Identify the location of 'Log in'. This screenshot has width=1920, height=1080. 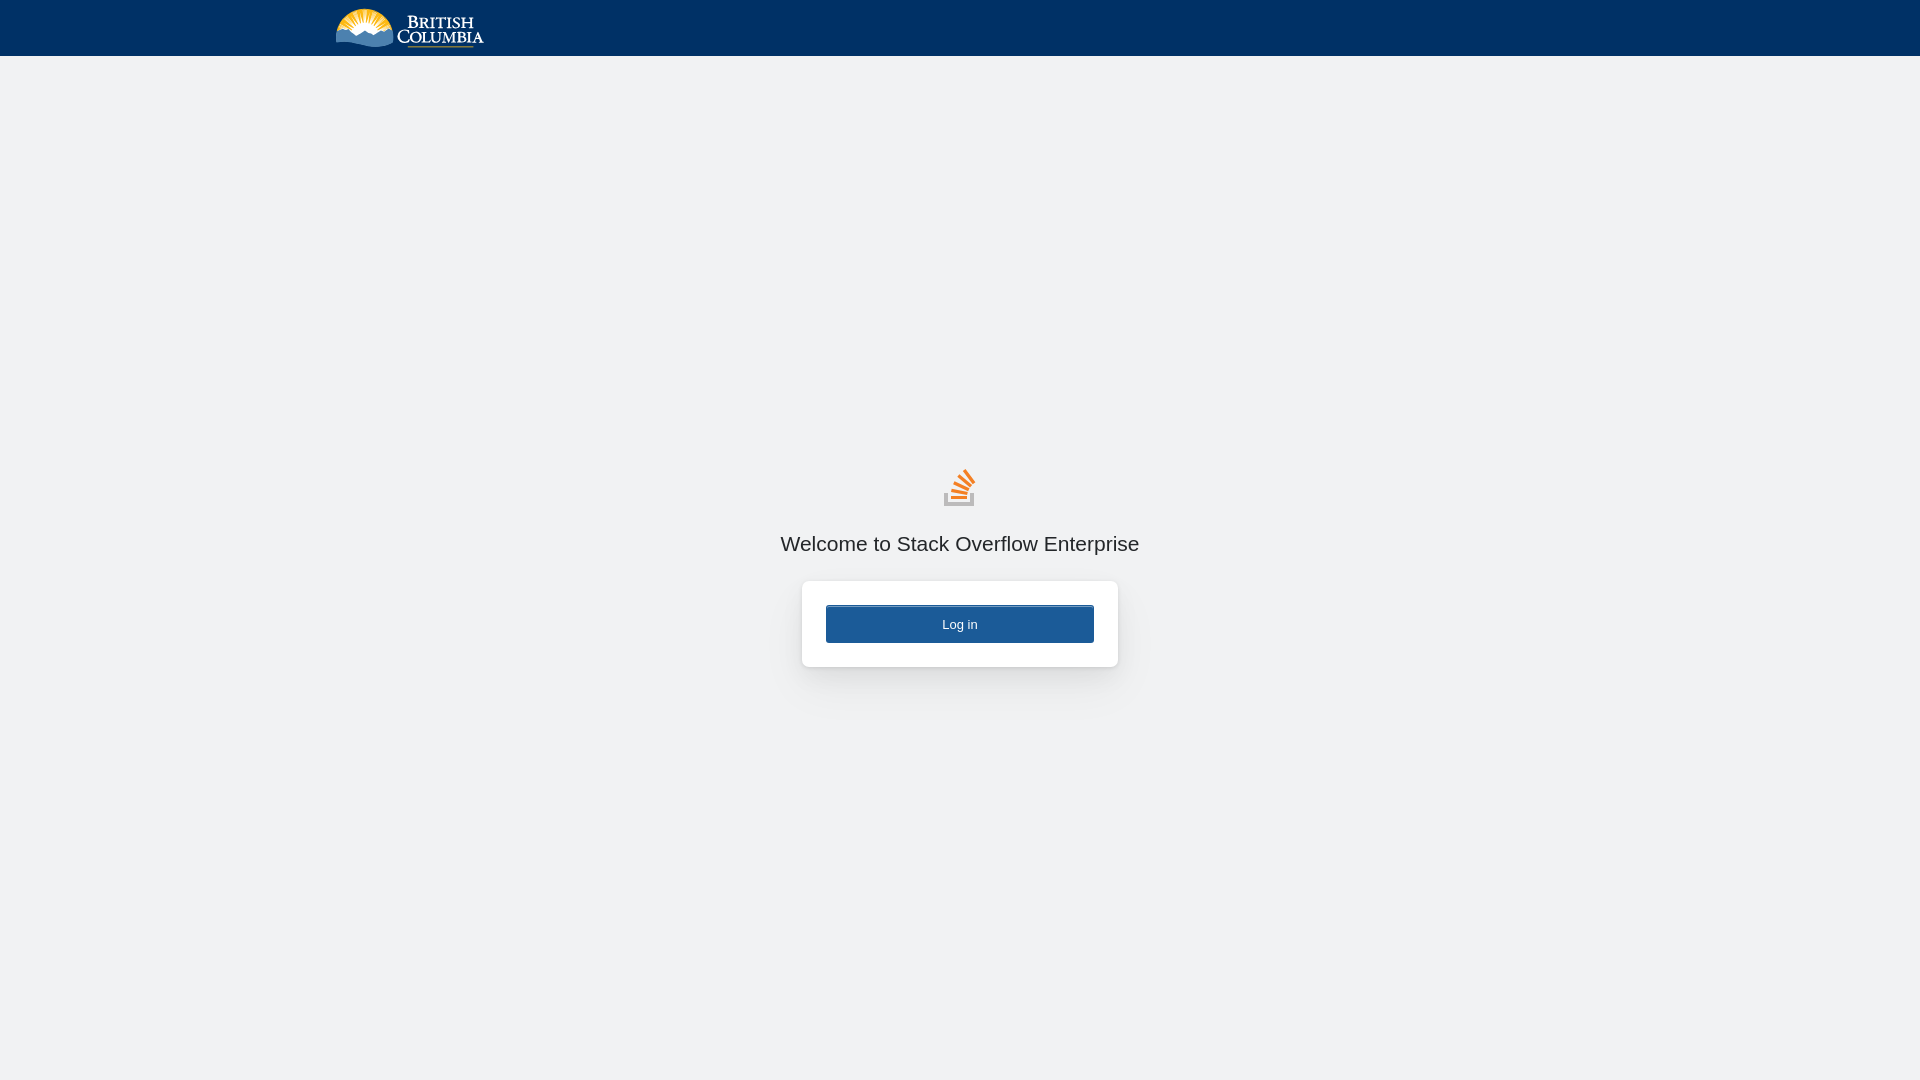
(960, 623).